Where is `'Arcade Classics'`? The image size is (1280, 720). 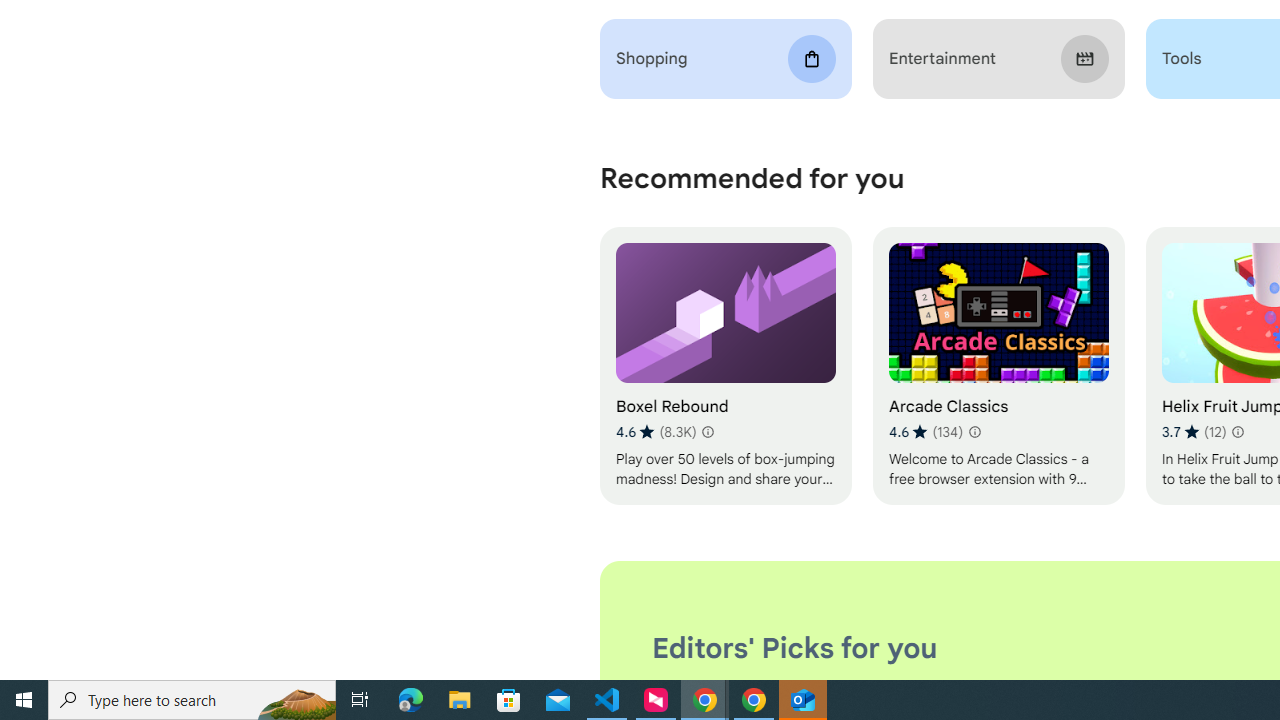 'Arcade Classics' is located at coordinates (998, 366).